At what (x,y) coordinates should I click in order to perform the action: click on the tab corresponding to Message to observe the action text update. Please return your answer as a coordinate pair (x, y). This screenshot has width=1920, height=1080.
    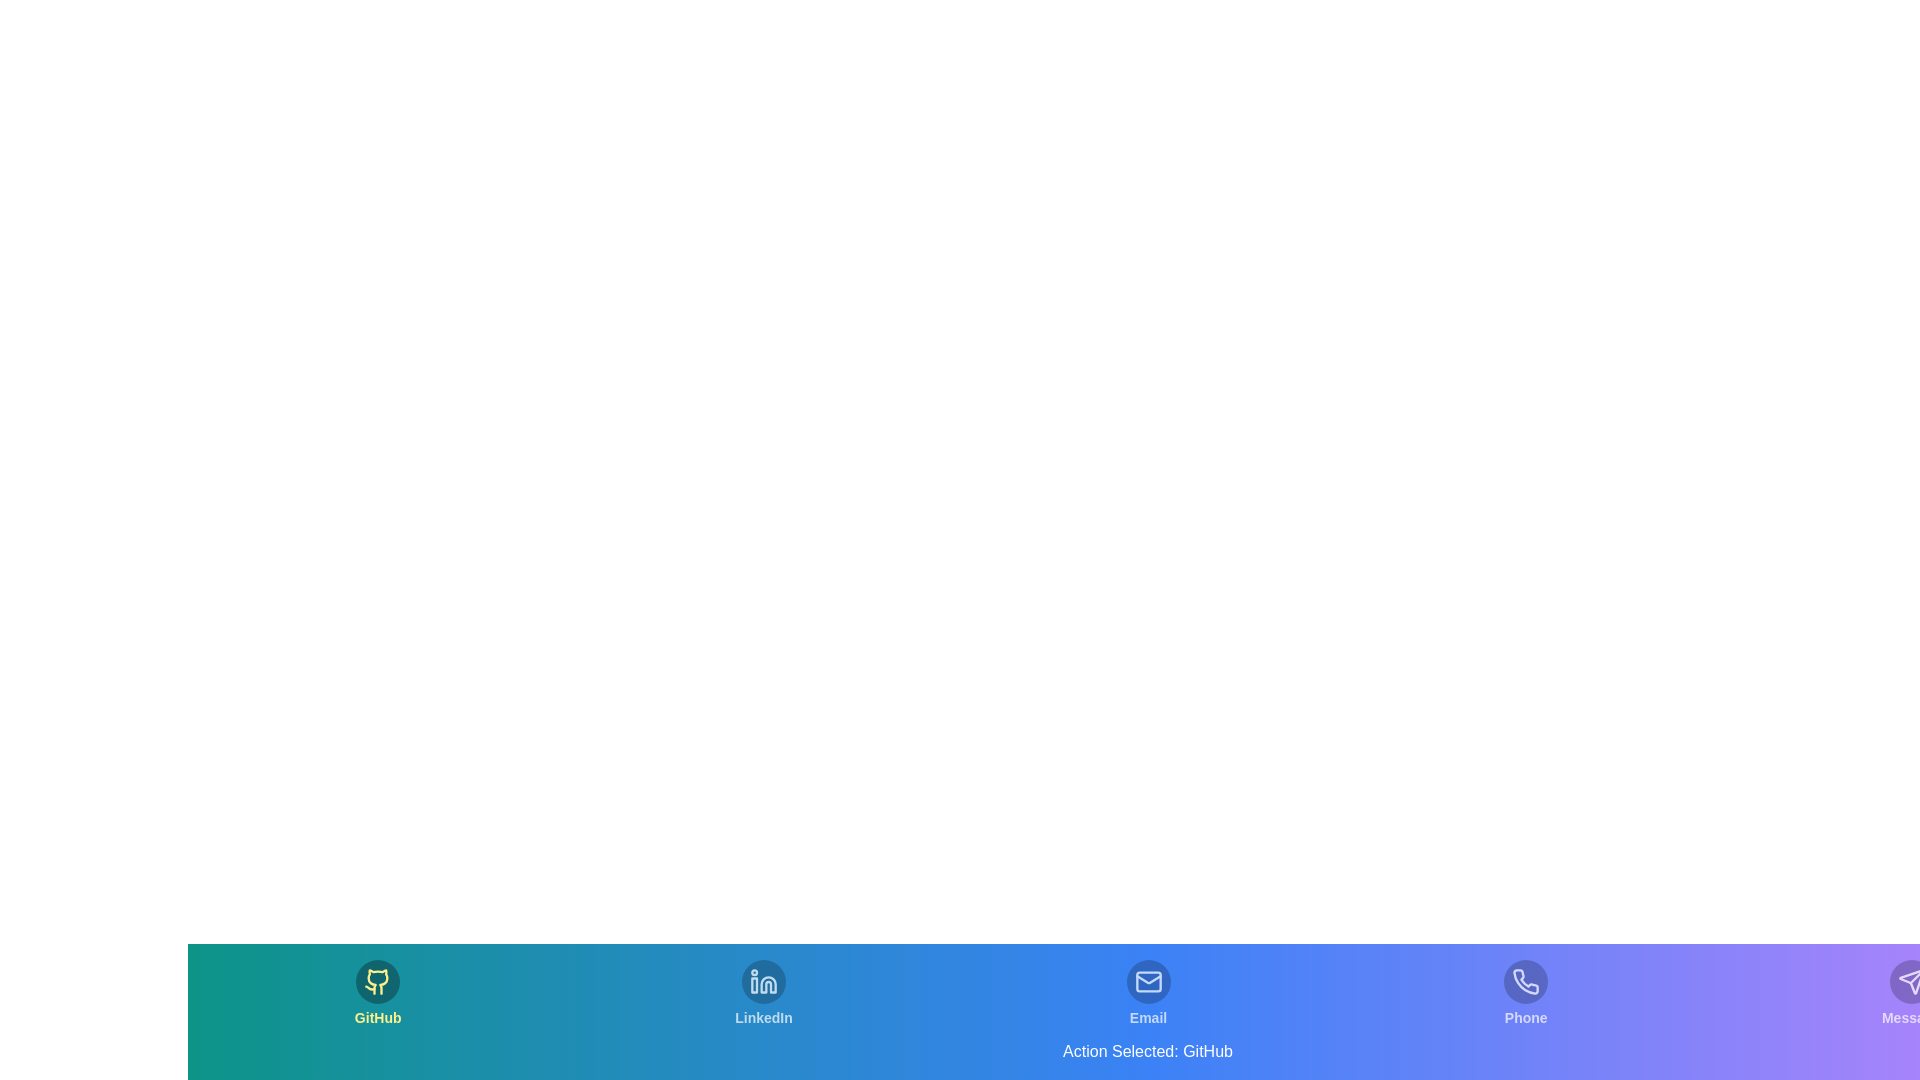
    Looking at the image, I should click on (1910, 994).